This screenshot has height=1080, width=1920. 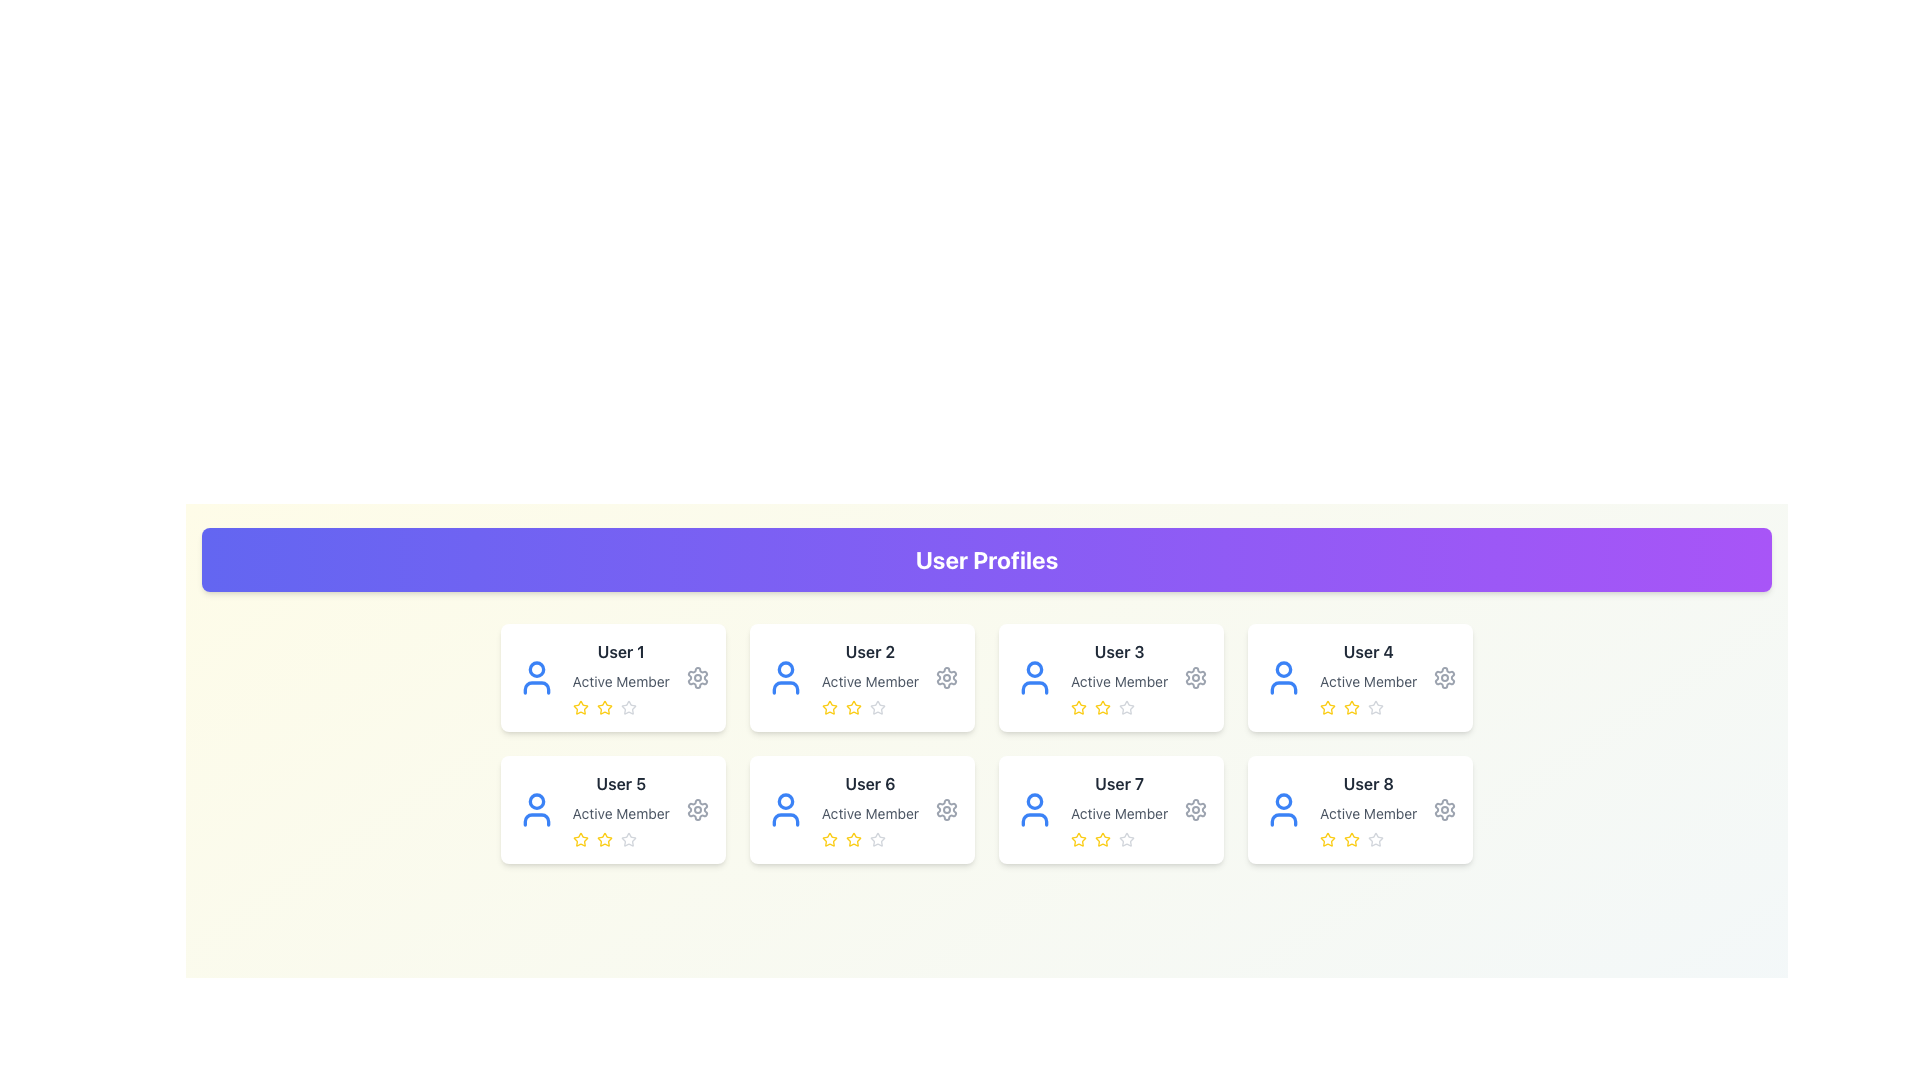 I want to click on the status indicator text label that displays 'Active Member', located in the second column of the second row of user profile cards, directly below 'User 6', so click(x=870, y=813).